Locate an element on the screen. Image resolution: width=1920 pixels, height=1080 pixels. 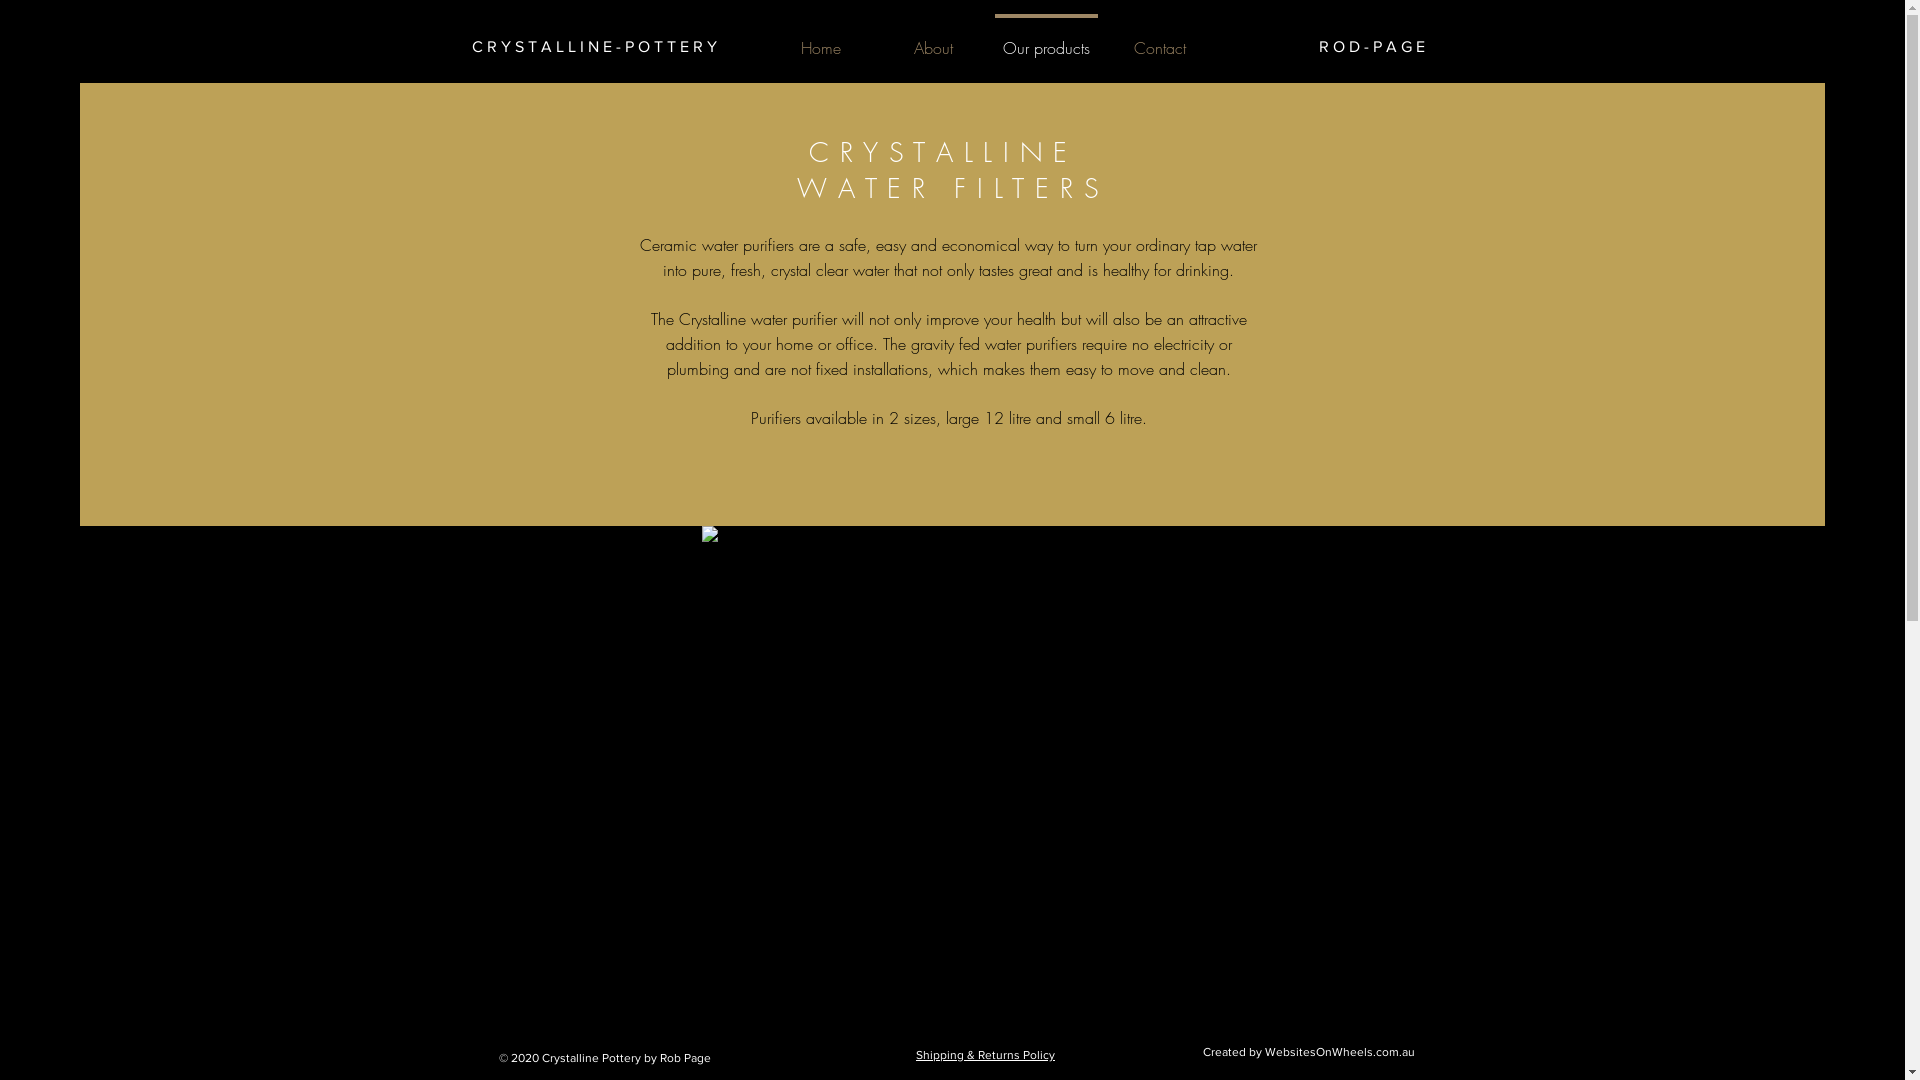
'About' is located at coordinates (877, 38).